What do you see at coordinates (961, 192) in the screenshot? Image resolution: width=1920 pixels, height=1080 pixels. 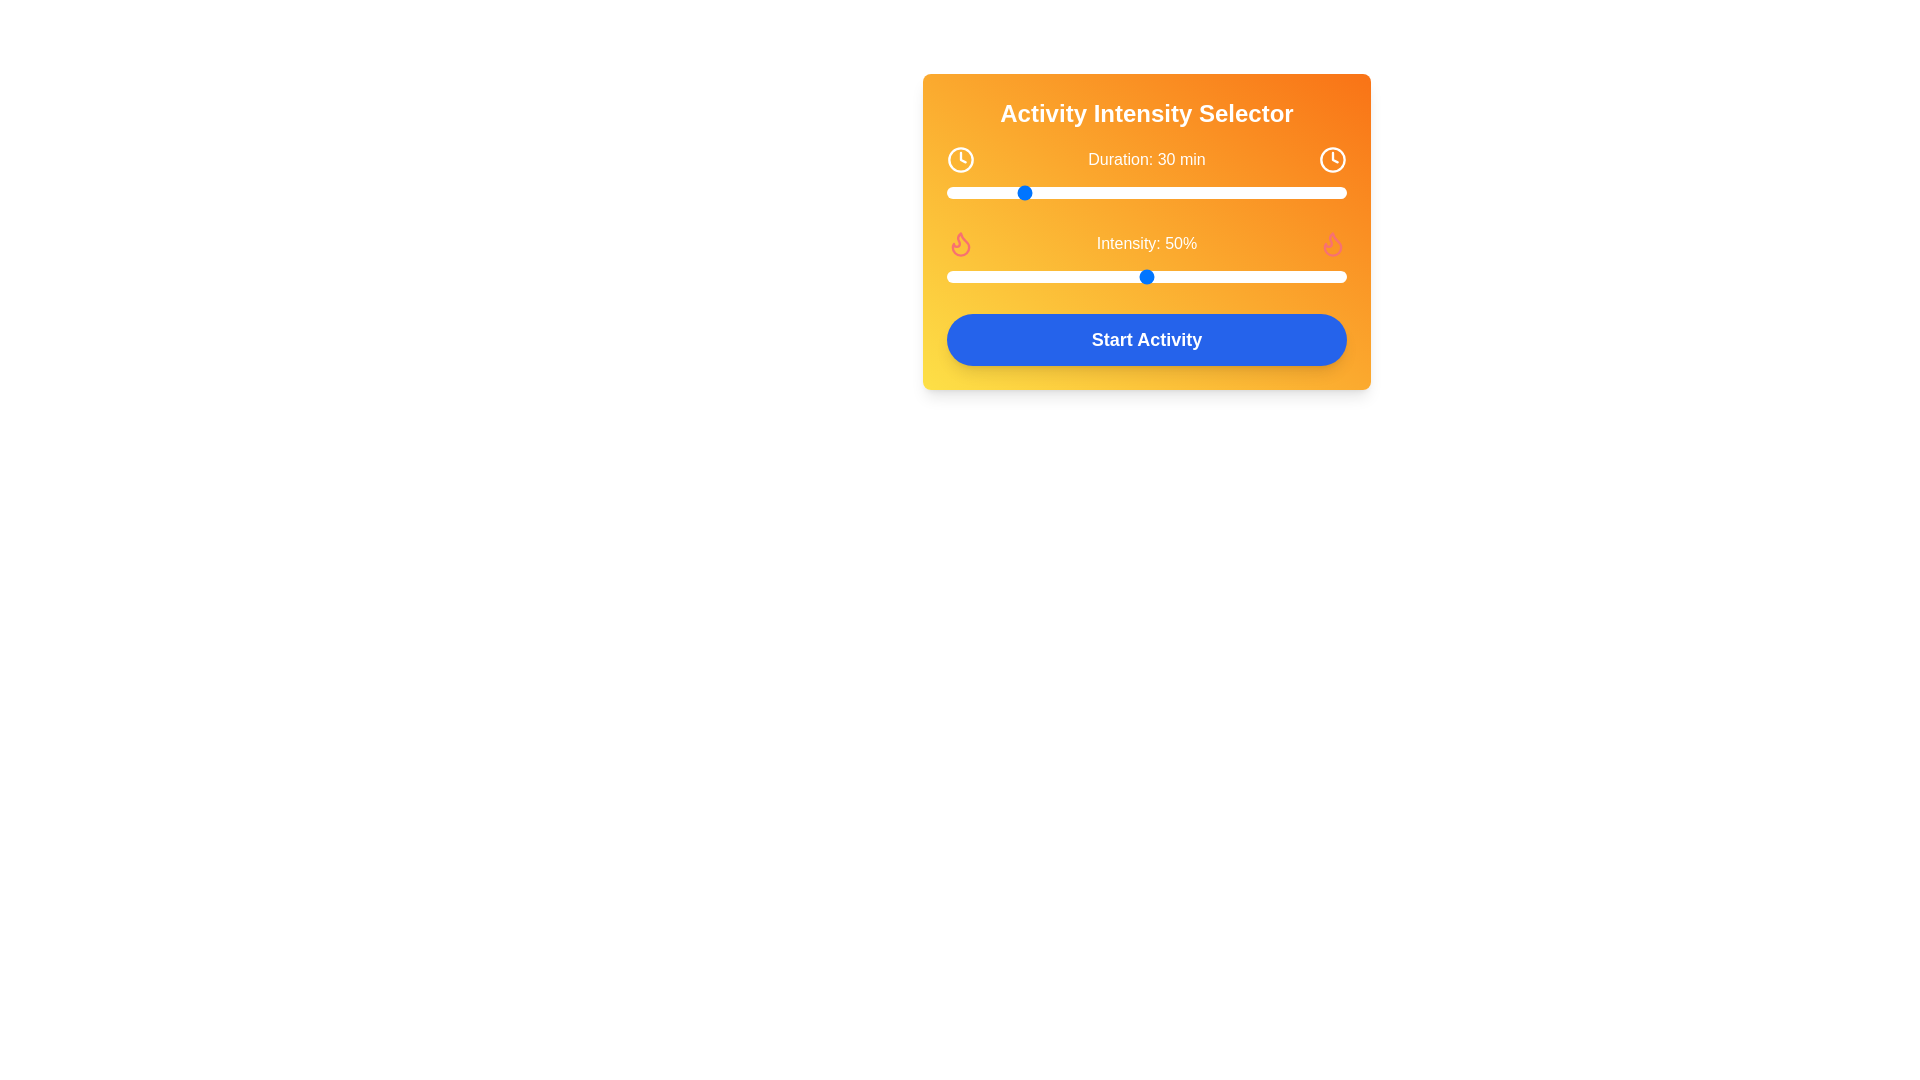 I see `the duration slider to 14 minutes` at bounding box center [961, 192].